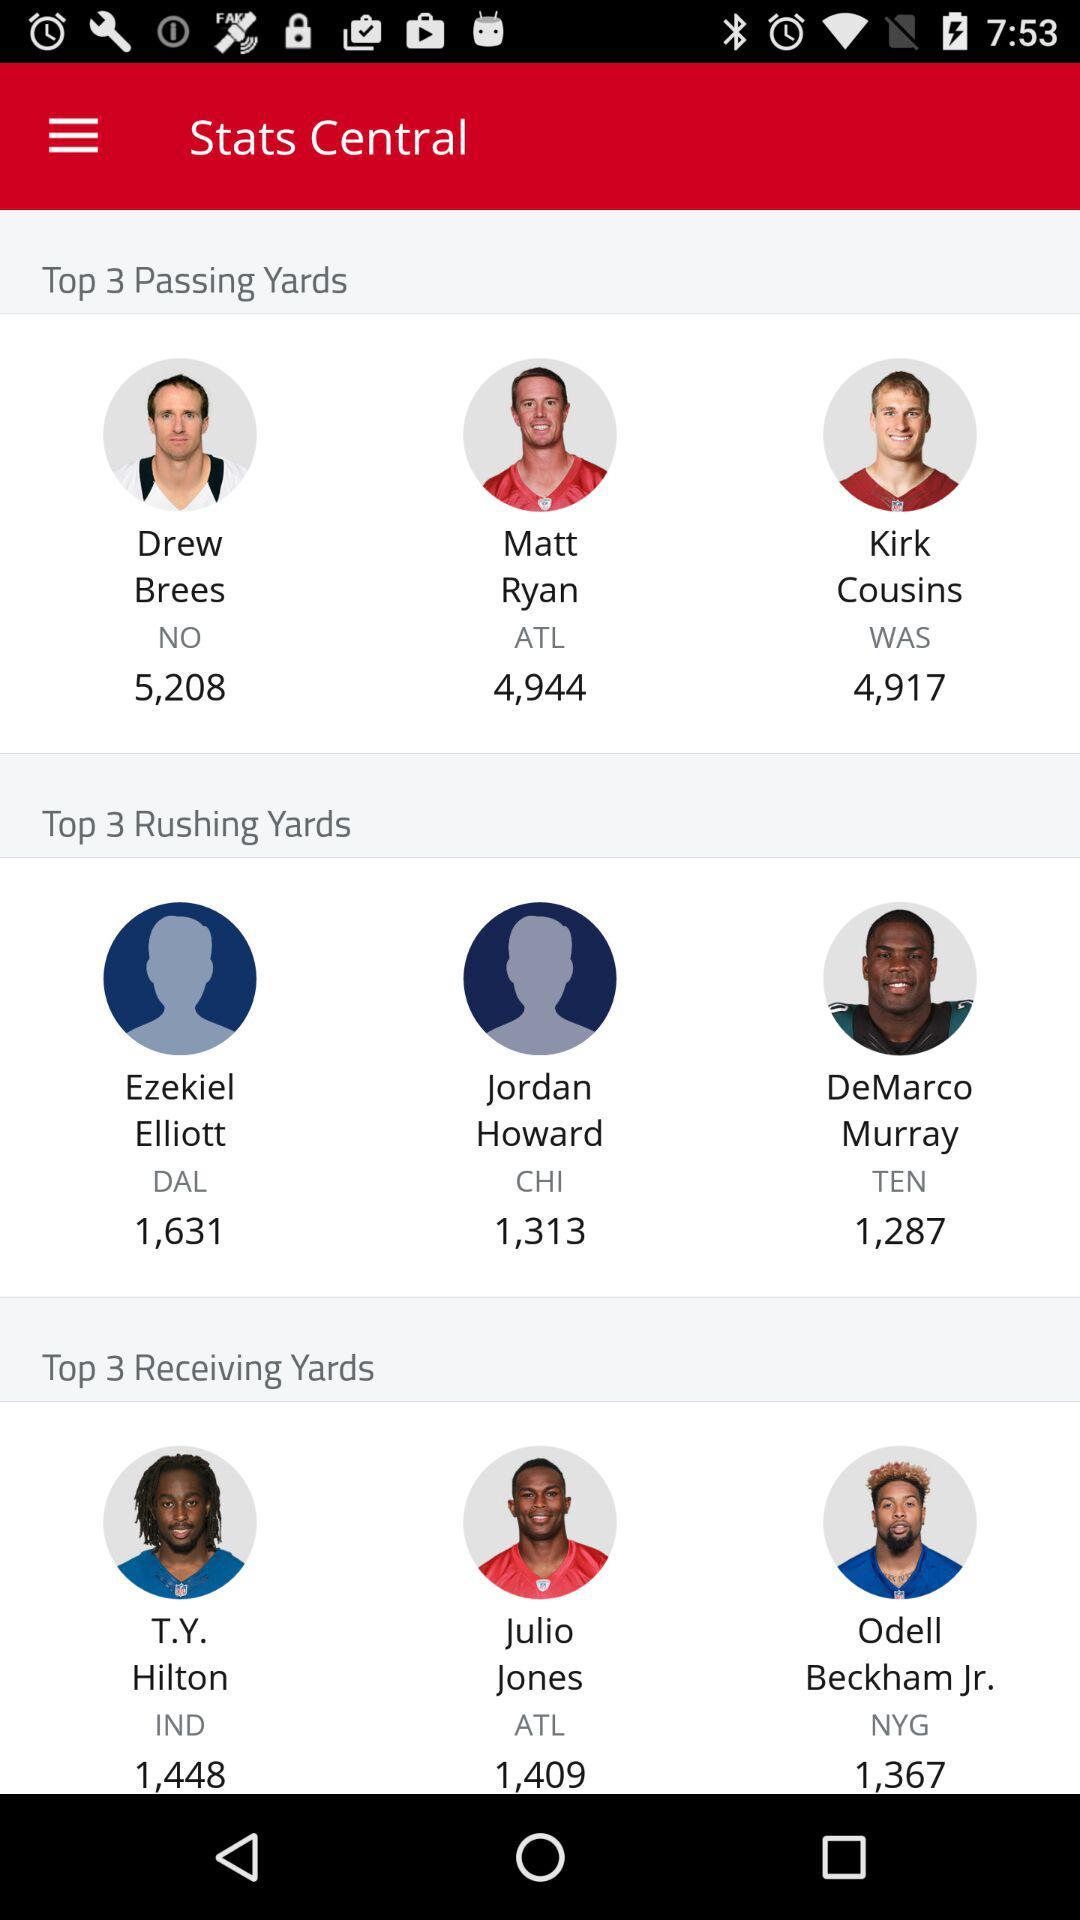 The height and width of the screenshot is (1920, 1080). What do you see at coordinates (540, 1046) in the screenshot?
I see `the avatar icon` at bounding box center [540, 1046].